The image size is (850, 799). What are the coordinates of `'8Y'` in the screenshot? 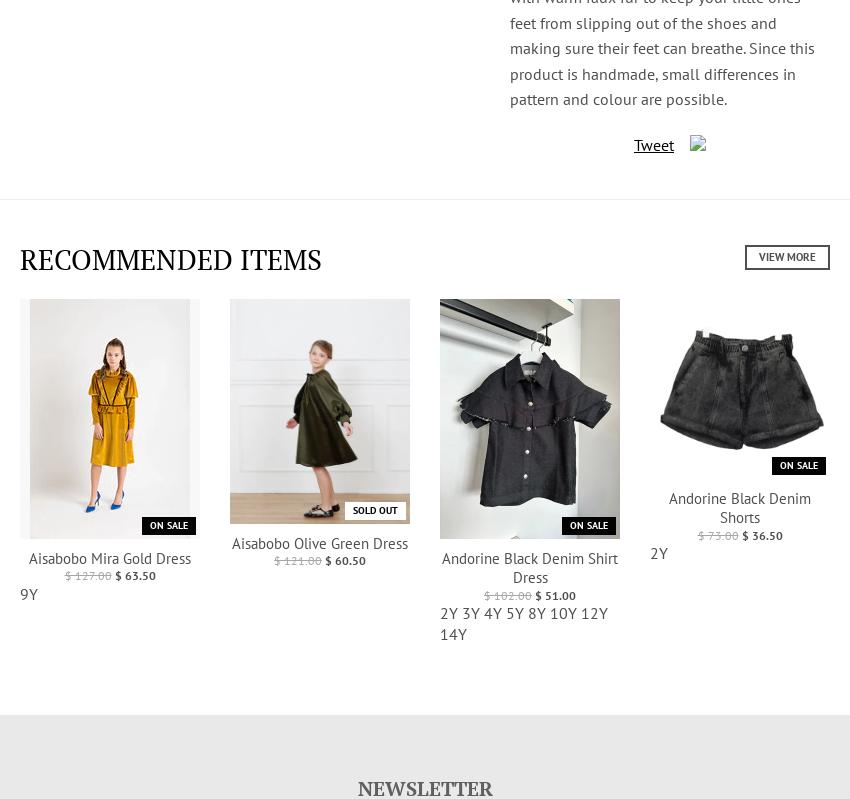 It's located at (536, 611).